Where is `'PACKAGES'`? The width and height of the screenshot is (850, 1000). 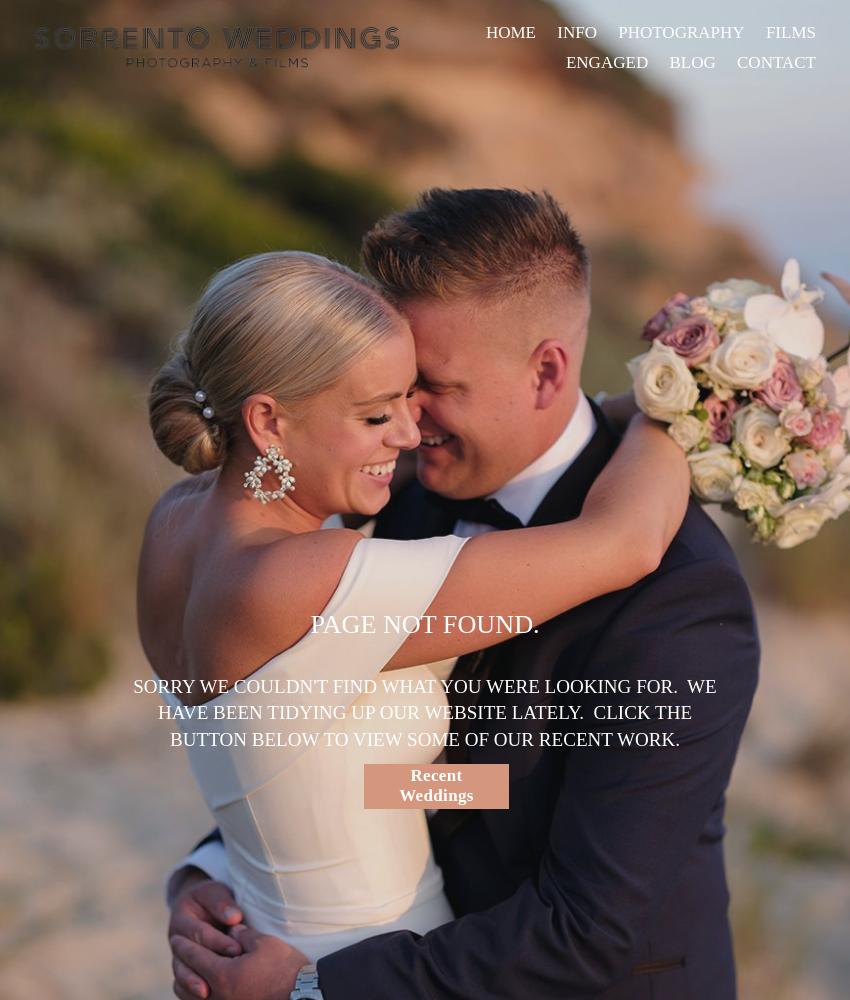
'PACKAGES' is located at coordinates (550, 66).